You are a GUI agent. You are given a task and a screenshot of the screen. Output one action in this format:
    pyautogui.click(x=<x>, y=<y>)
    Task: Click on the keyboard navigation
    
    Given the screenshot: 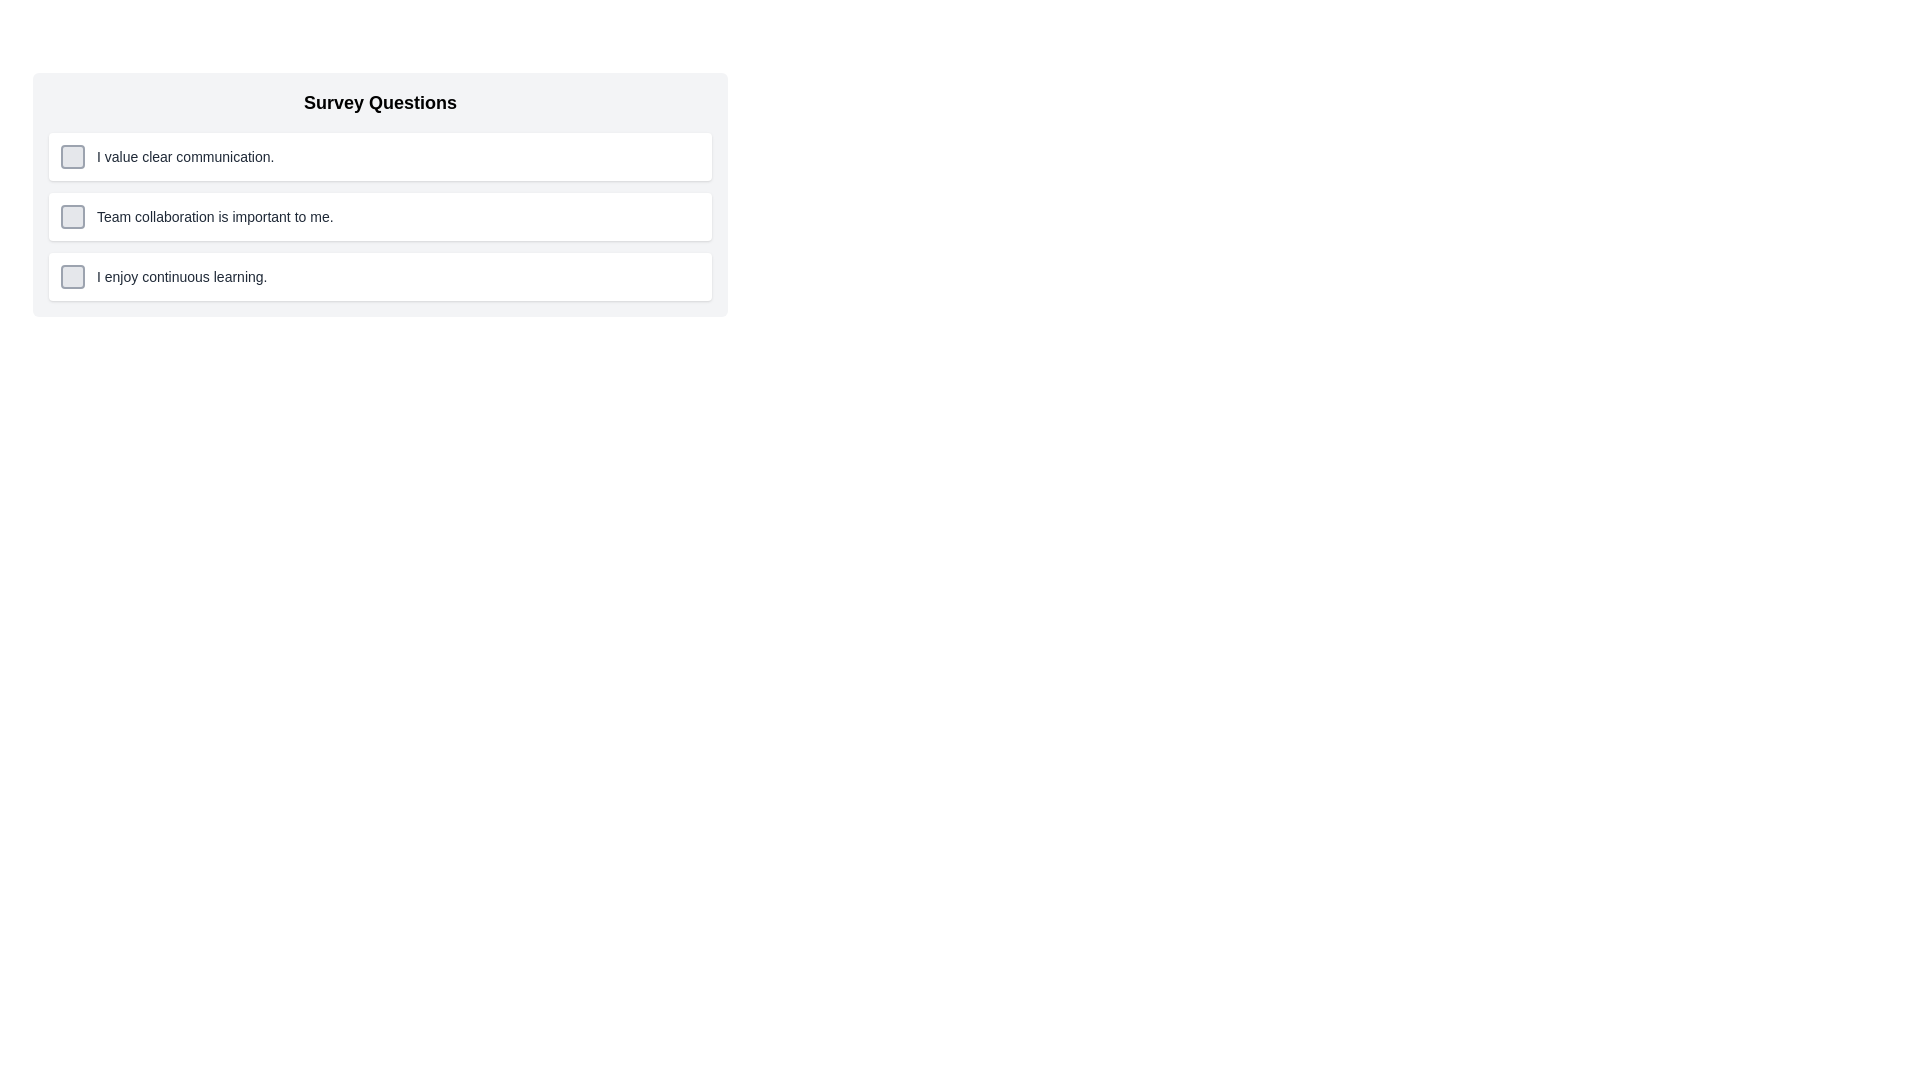 What is the action you would take?
    pyautogui.click(x=380, y=277)
    